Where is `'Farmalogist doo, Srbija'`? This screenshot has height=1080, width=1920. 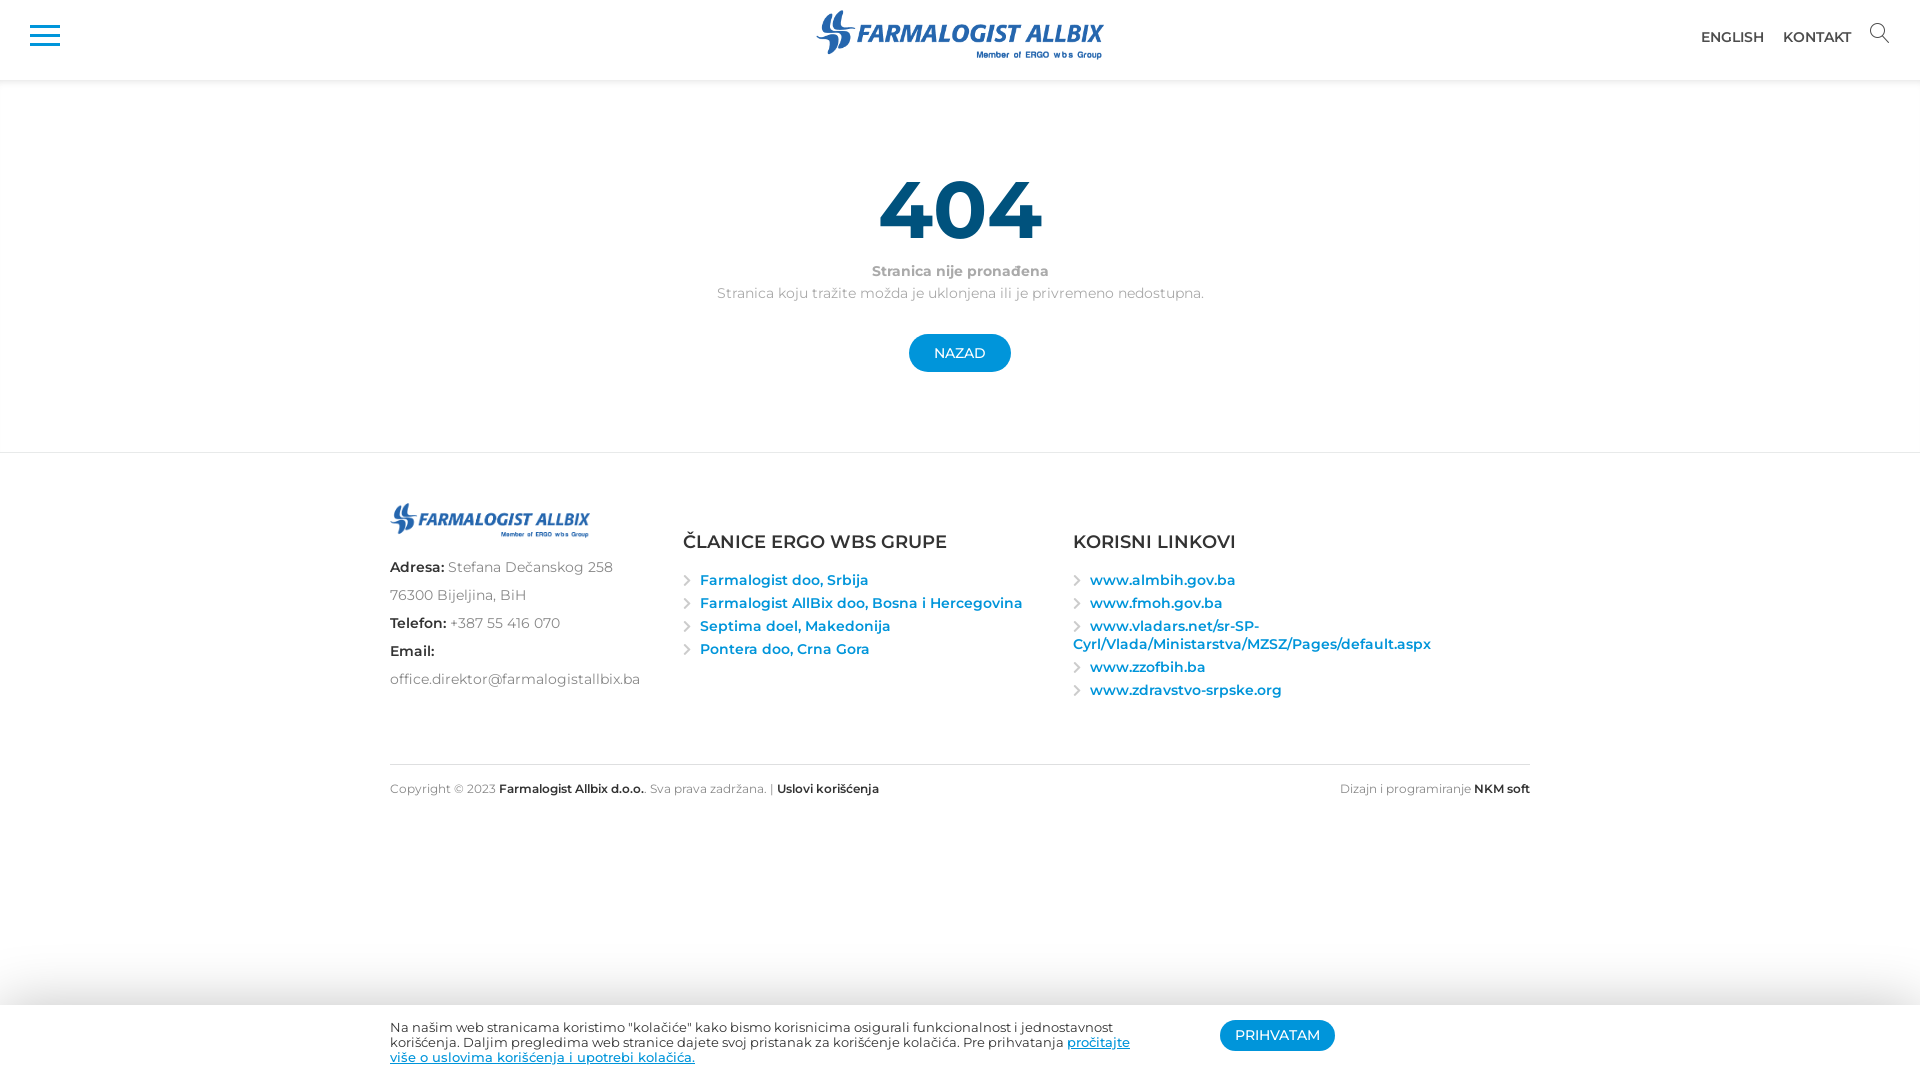 'Farmalogist doo, Srbija' is located at coordinates (783, 579).